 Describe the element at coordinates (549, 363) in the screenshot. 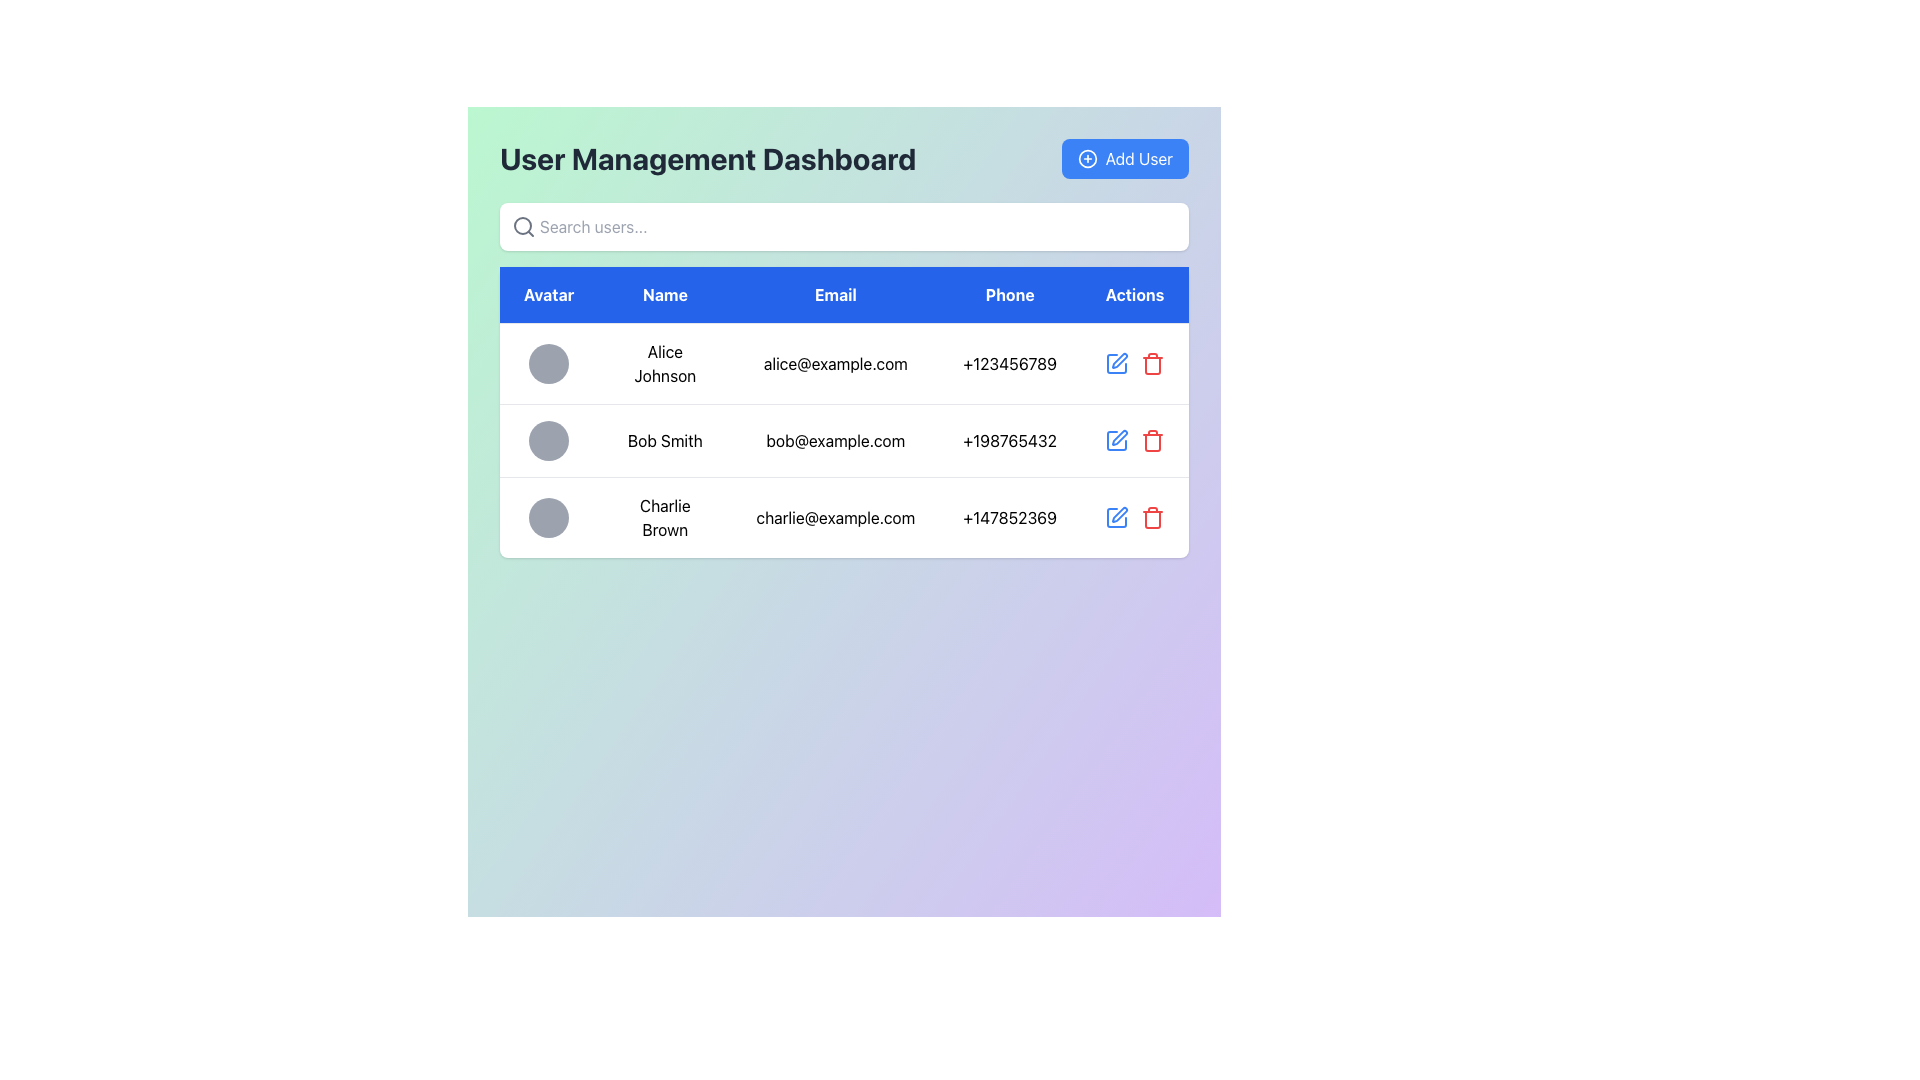

I see `the circular gray avatar placeholder located in the first row of the user information table under the 'Avatar' column, adjacent to 'Alice Johnson'` at that location.